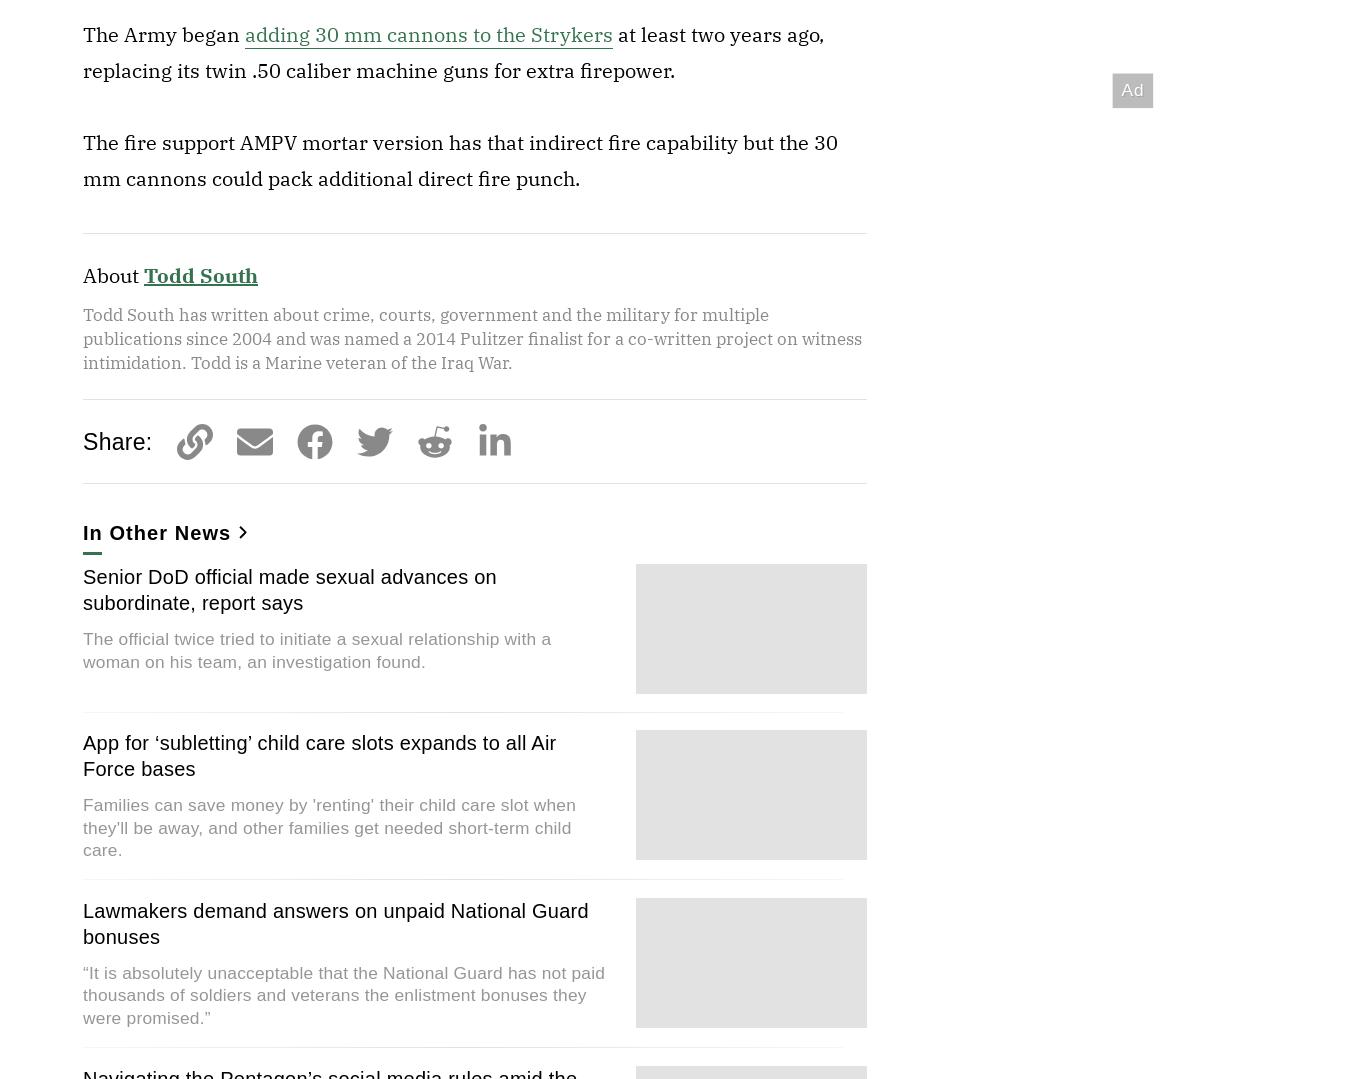 The image size is (1366, 1079). Describe the element at coordinates (428, 34) in the screenshot. I see `'adding 30 mm cannons to the Strykers'` at that location.